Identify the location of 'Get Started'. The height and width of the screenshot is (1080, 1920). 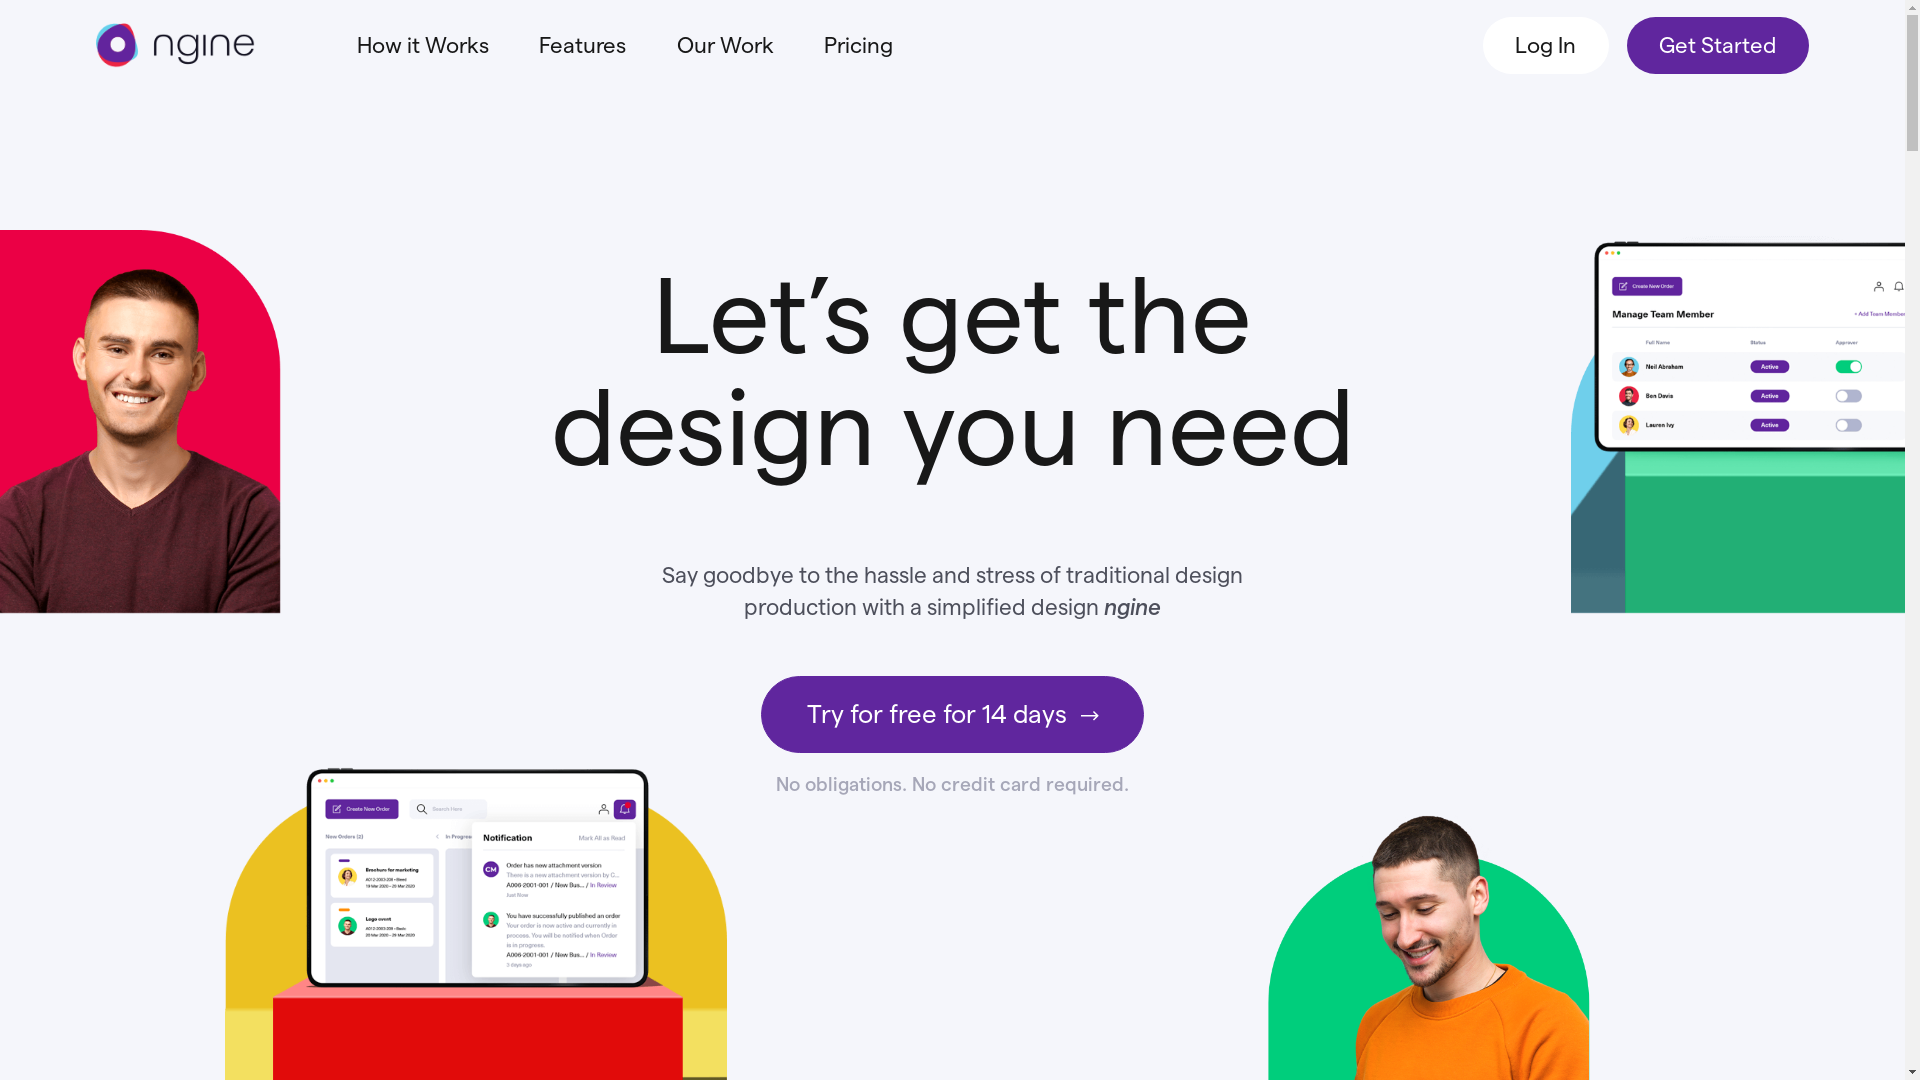
(1717, 45).